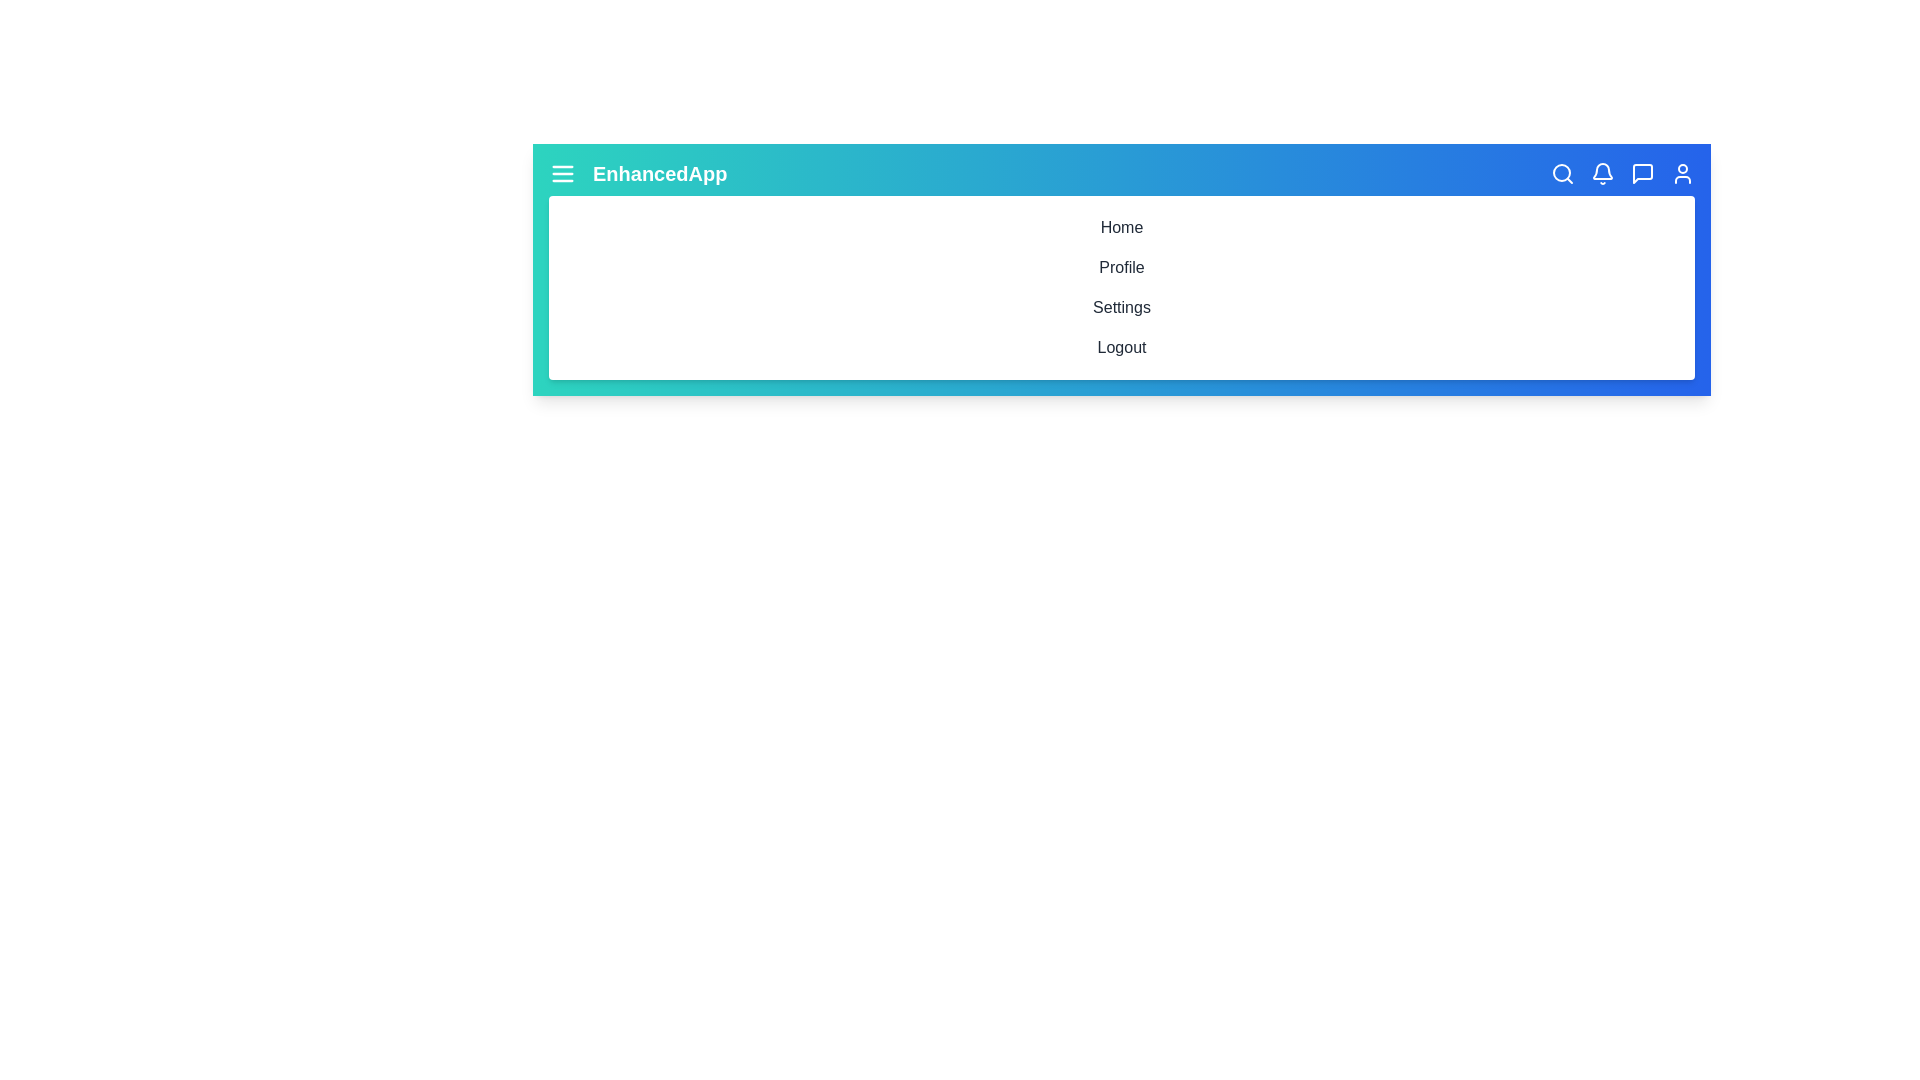 The width and height of the screenshot is (1920, 1080). Describe the element at coordinates (1122, 266) in the screenshot. I see `the navigation item Profile in the menu` at that location.